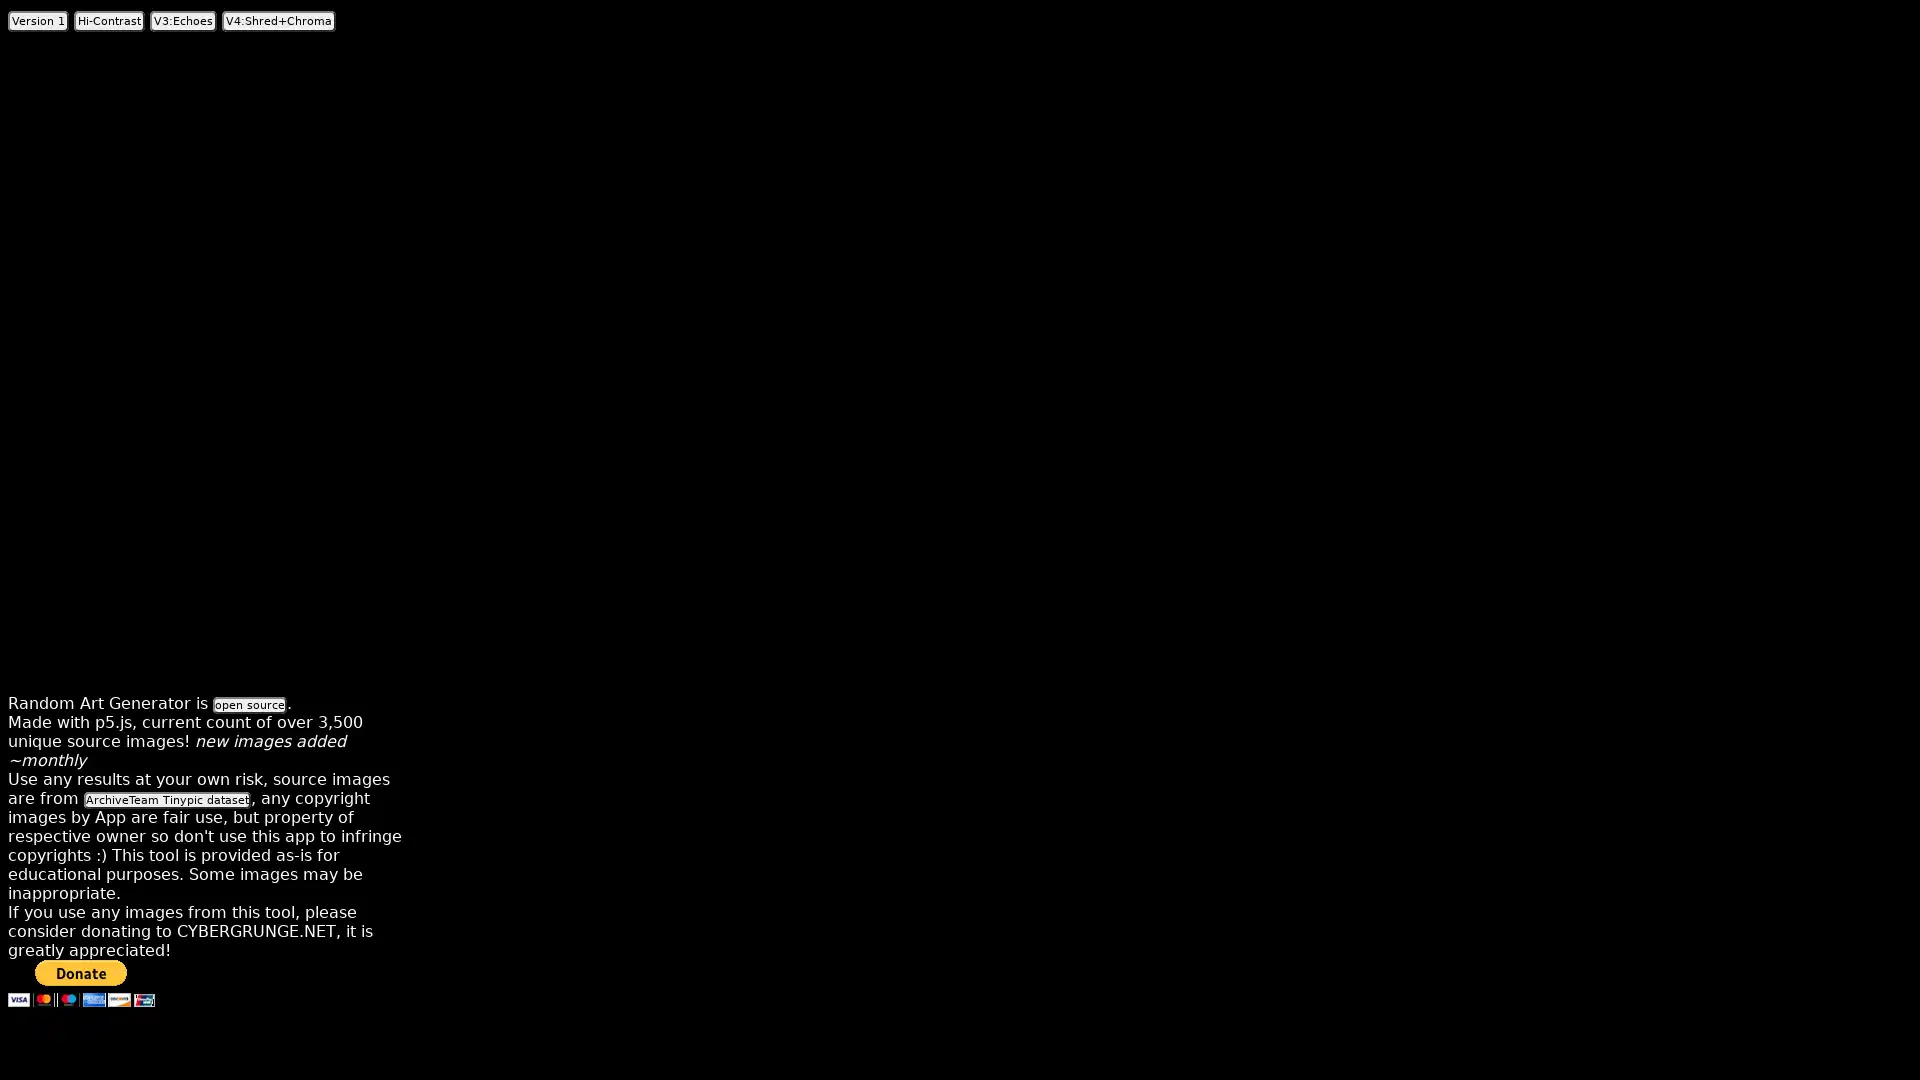 This screenshot has height=1080, width=1920. What do you see at coordinates (80, 982) in the screenshot?
I see `Donate with PayPal button` at bounding box center [80, 982].